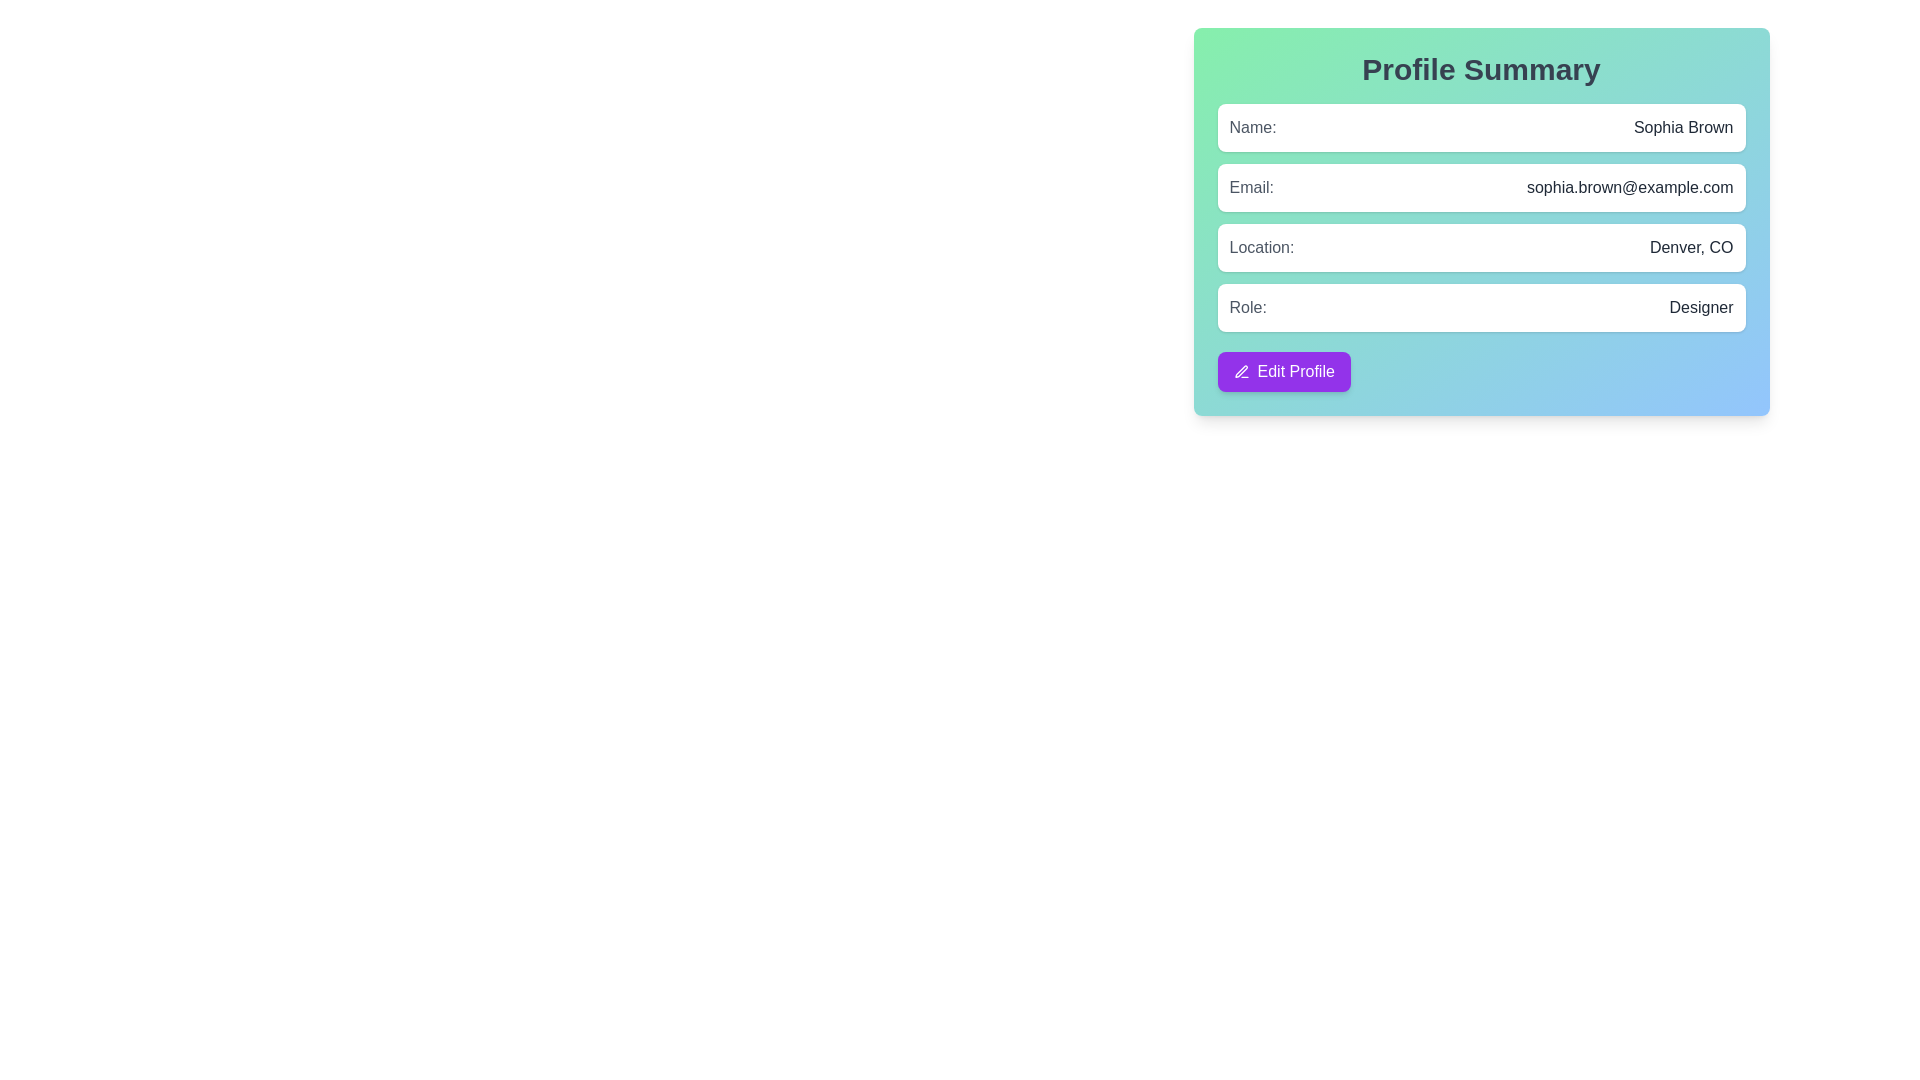  What do you see at coordinates (1682, 127) in the screenshot?
I see `the static text label displaying the user's name 'Sophia Brown' in the Profile Summary panel, located to the right of the 'Name:' label` at bounding box center [1682, 127].